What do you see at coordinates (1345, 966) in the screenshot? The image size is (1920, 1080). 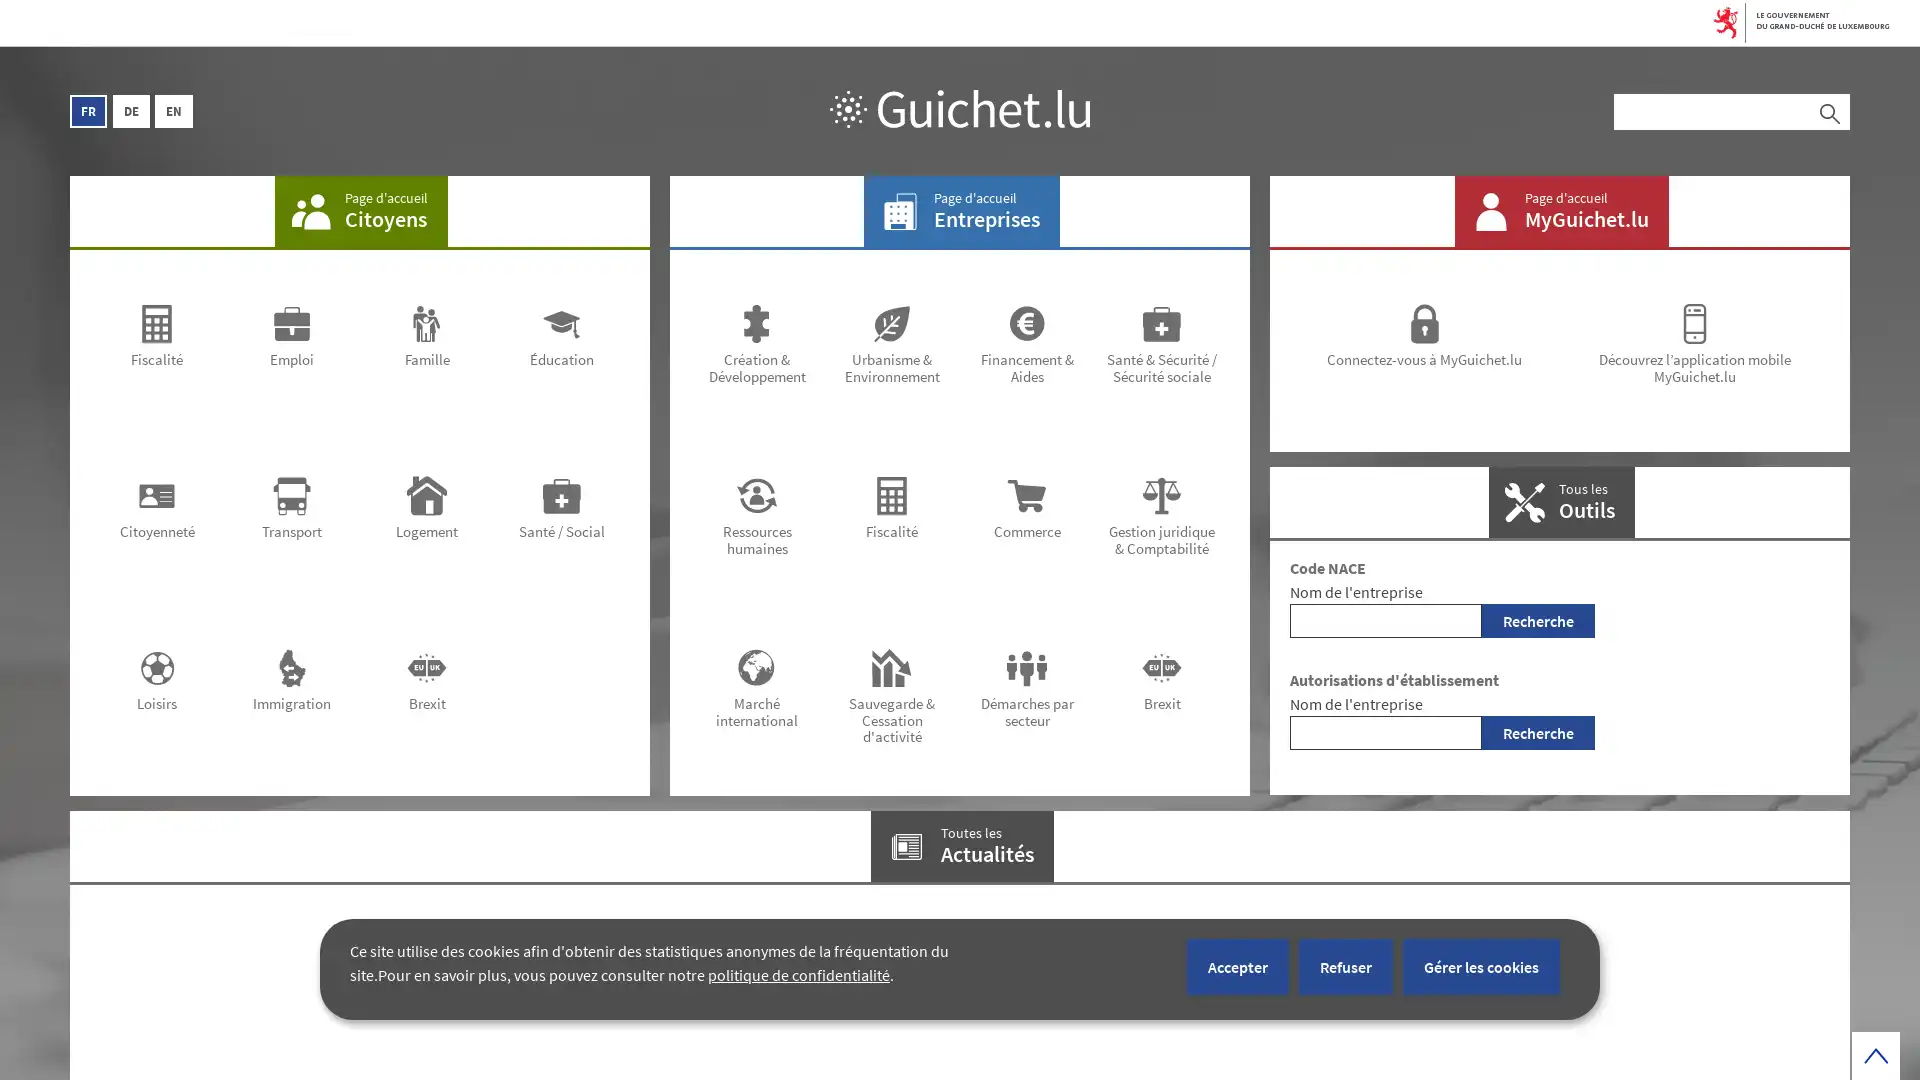 I see `Refuser` at bounding box center [1345, 966].